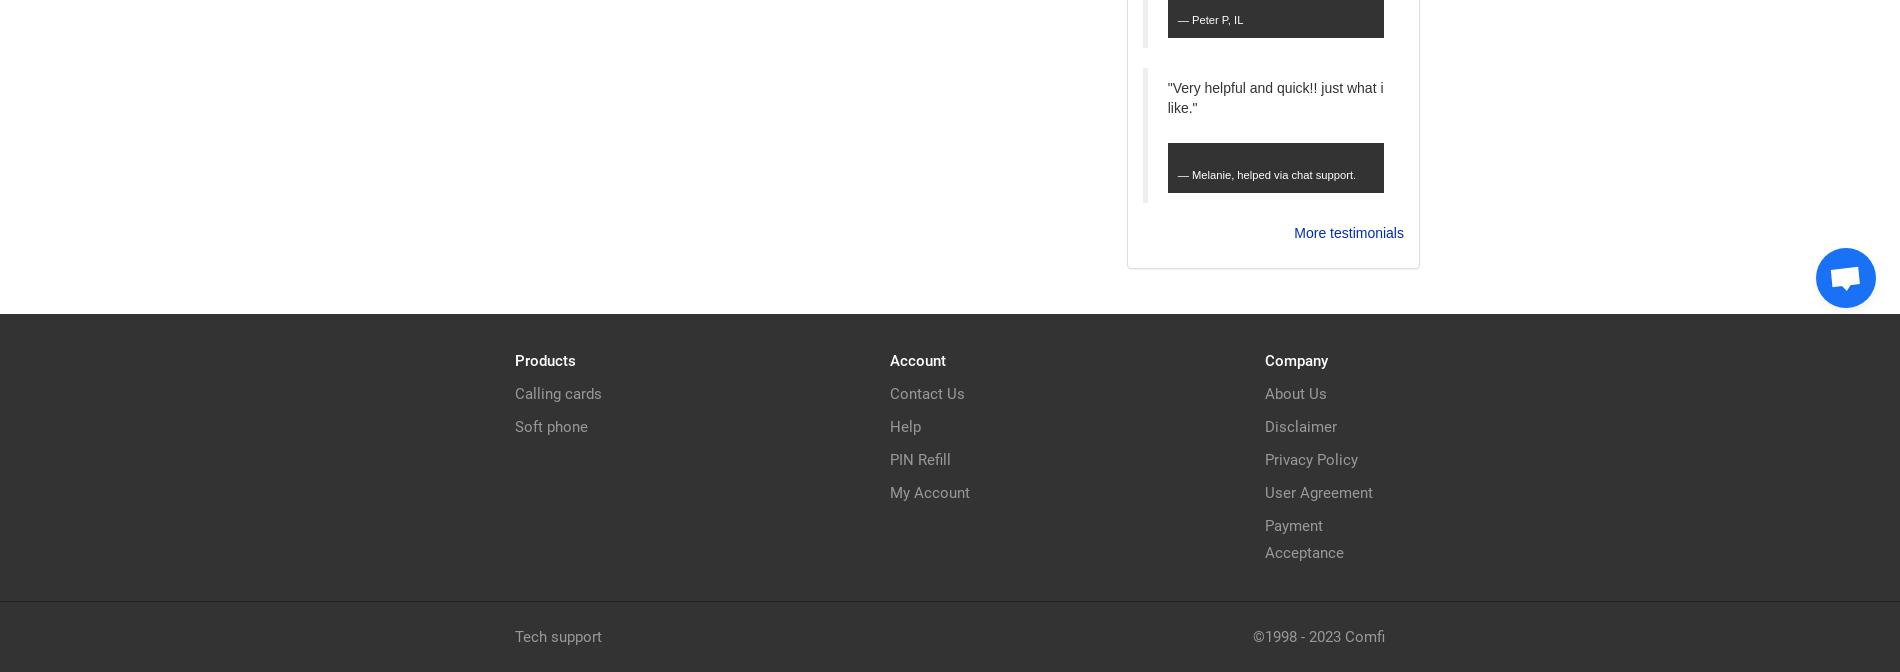 This screenshot has height=672, width=1900. Describe the element at coordinates (551, 426) in the screenshot. I see `'Soft phone'` at that location.